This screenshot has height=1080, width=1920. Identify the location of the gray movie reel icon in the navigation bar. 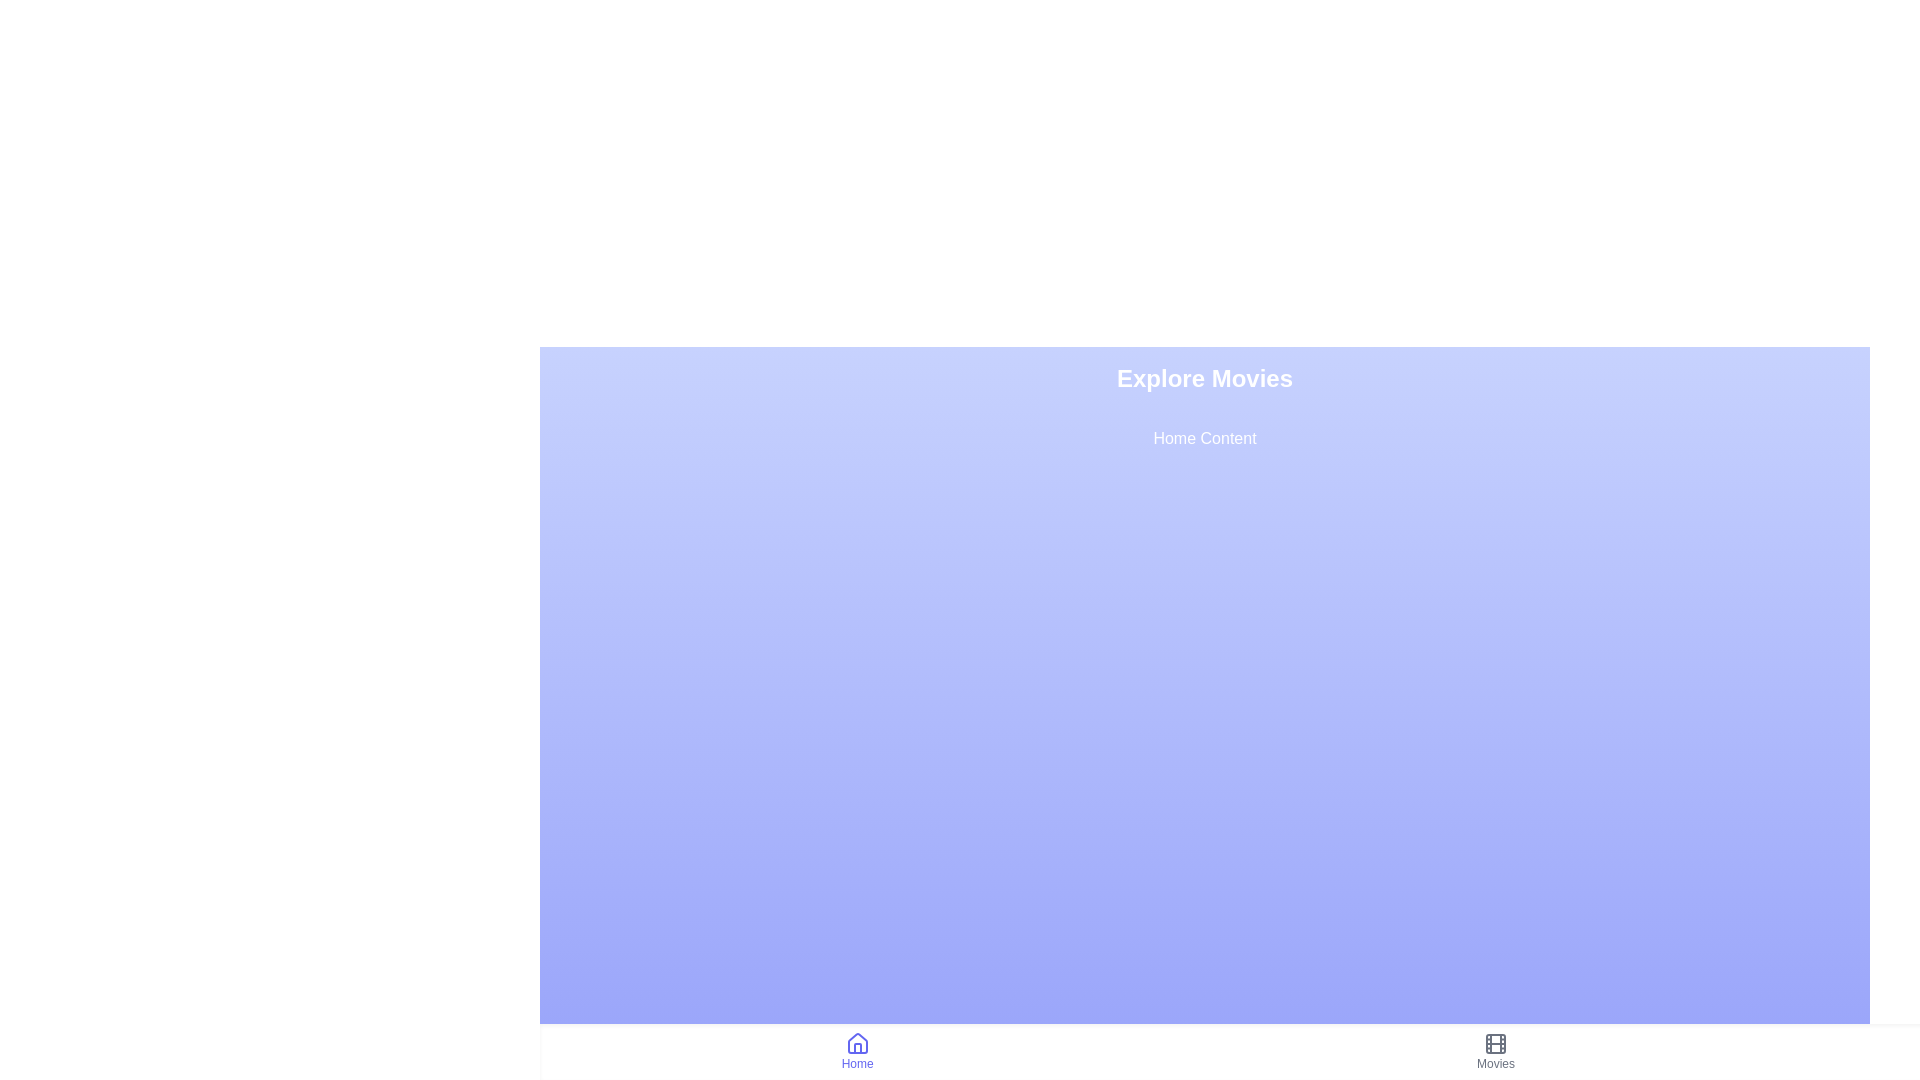
(1496, 1043).